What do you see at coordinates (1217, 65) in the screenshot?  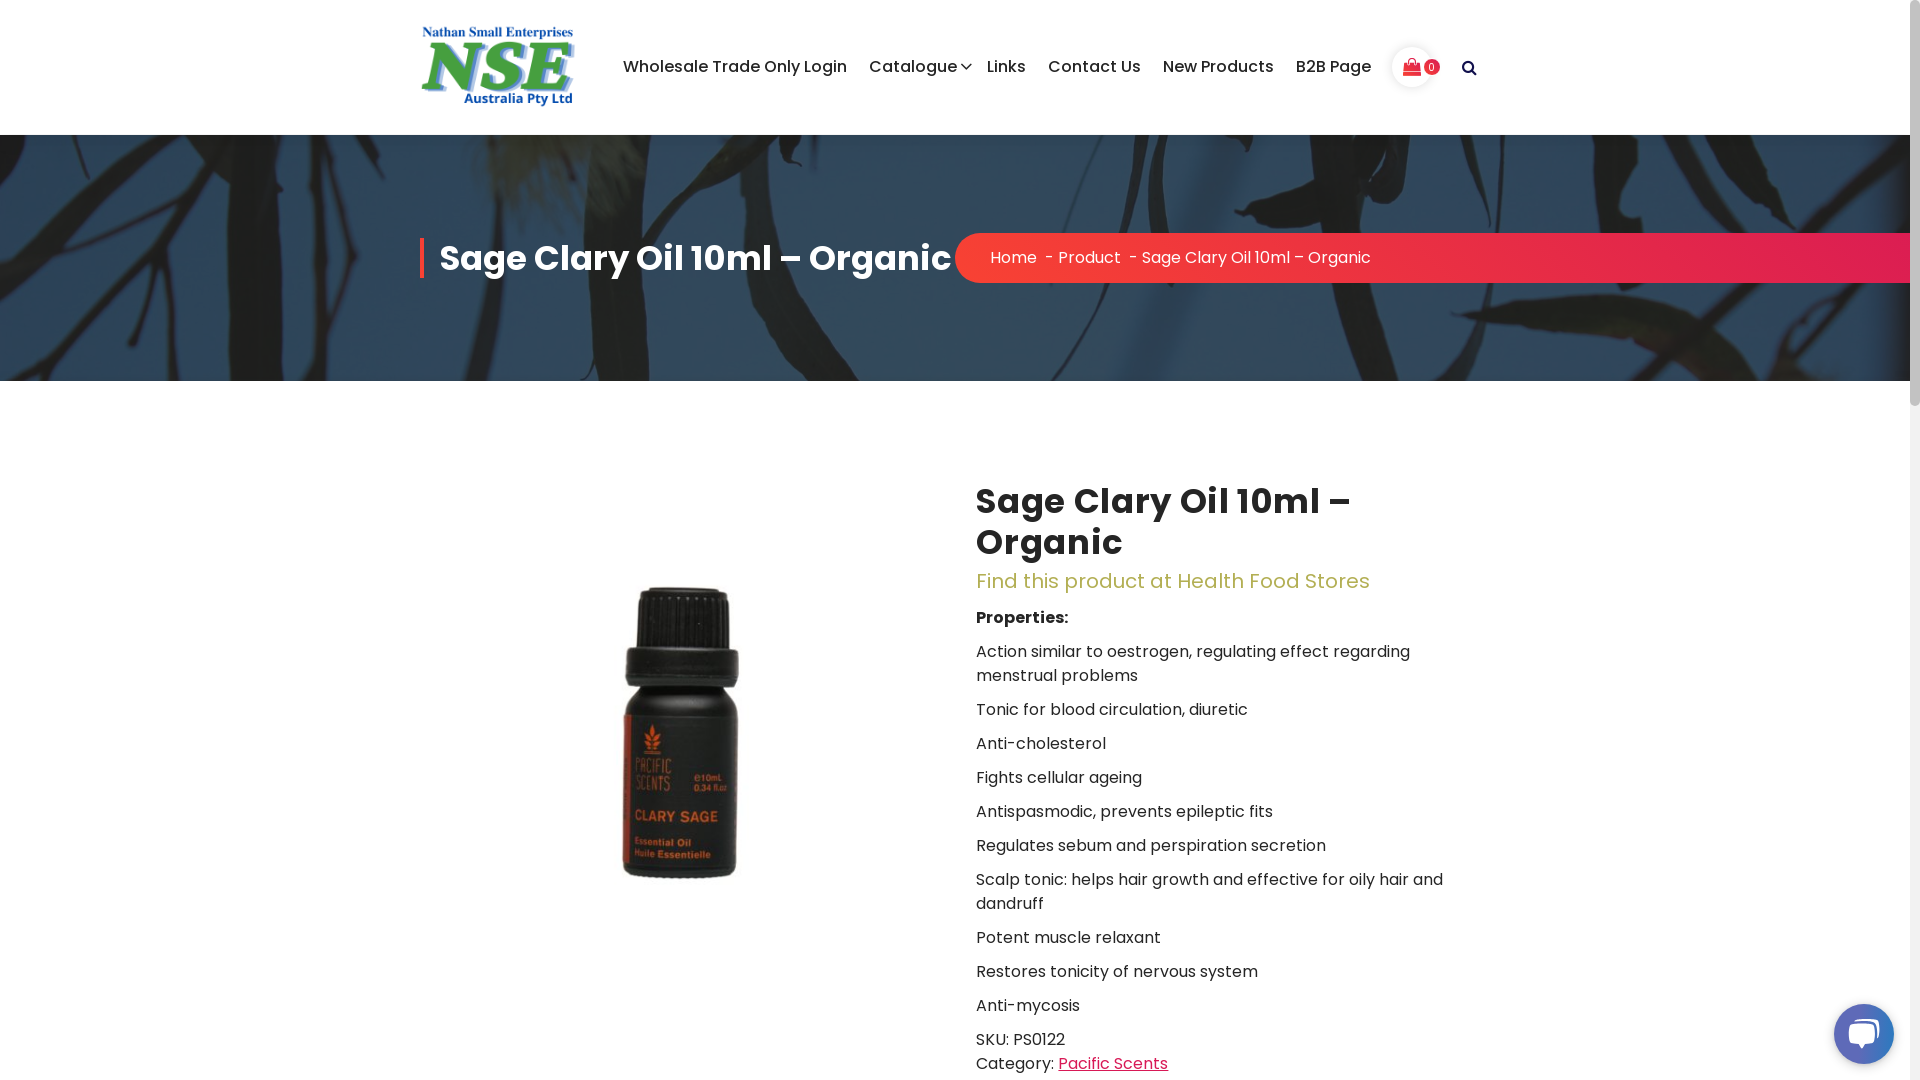 I see `'New Products'` at bounding box center [1217, 65].